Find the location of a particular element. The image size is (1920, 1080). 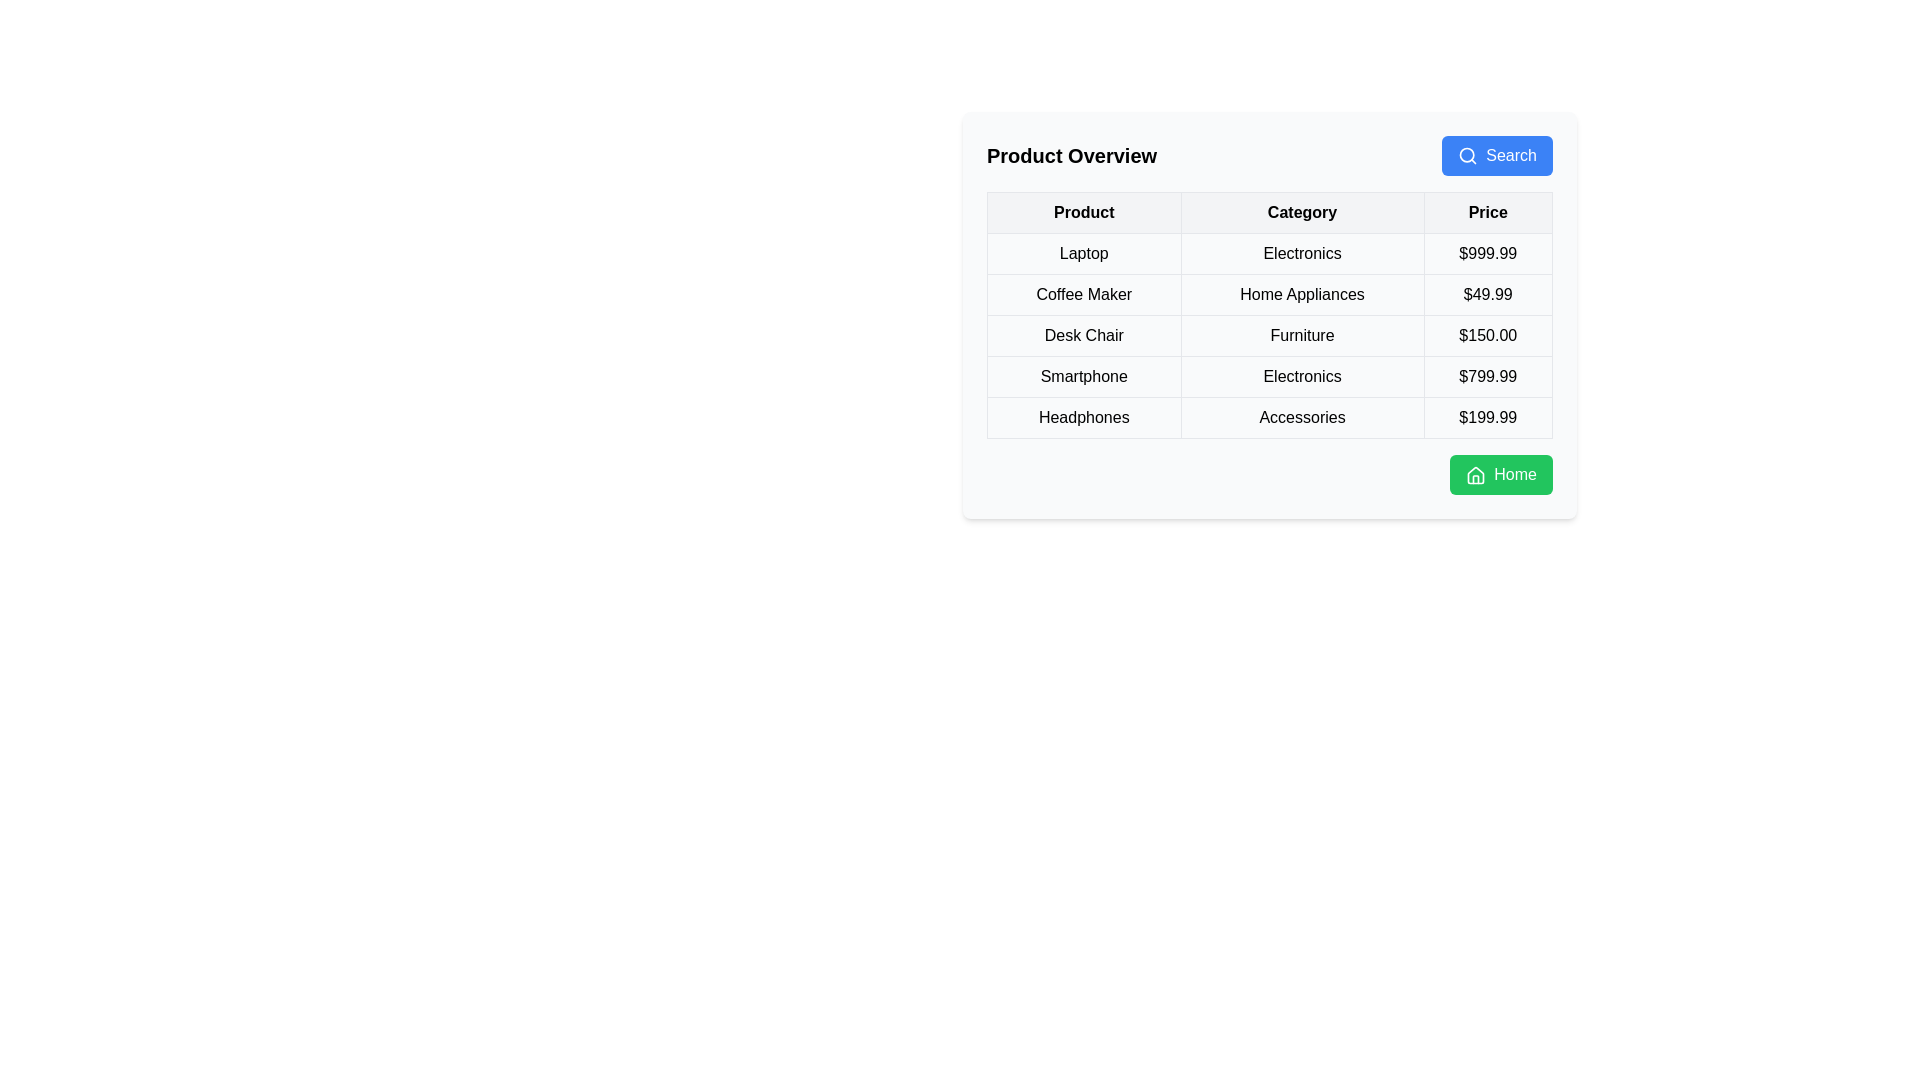

the Table Header that labels the first column of a table, providing context for the product names below it is located at coordinates (1083, 212).